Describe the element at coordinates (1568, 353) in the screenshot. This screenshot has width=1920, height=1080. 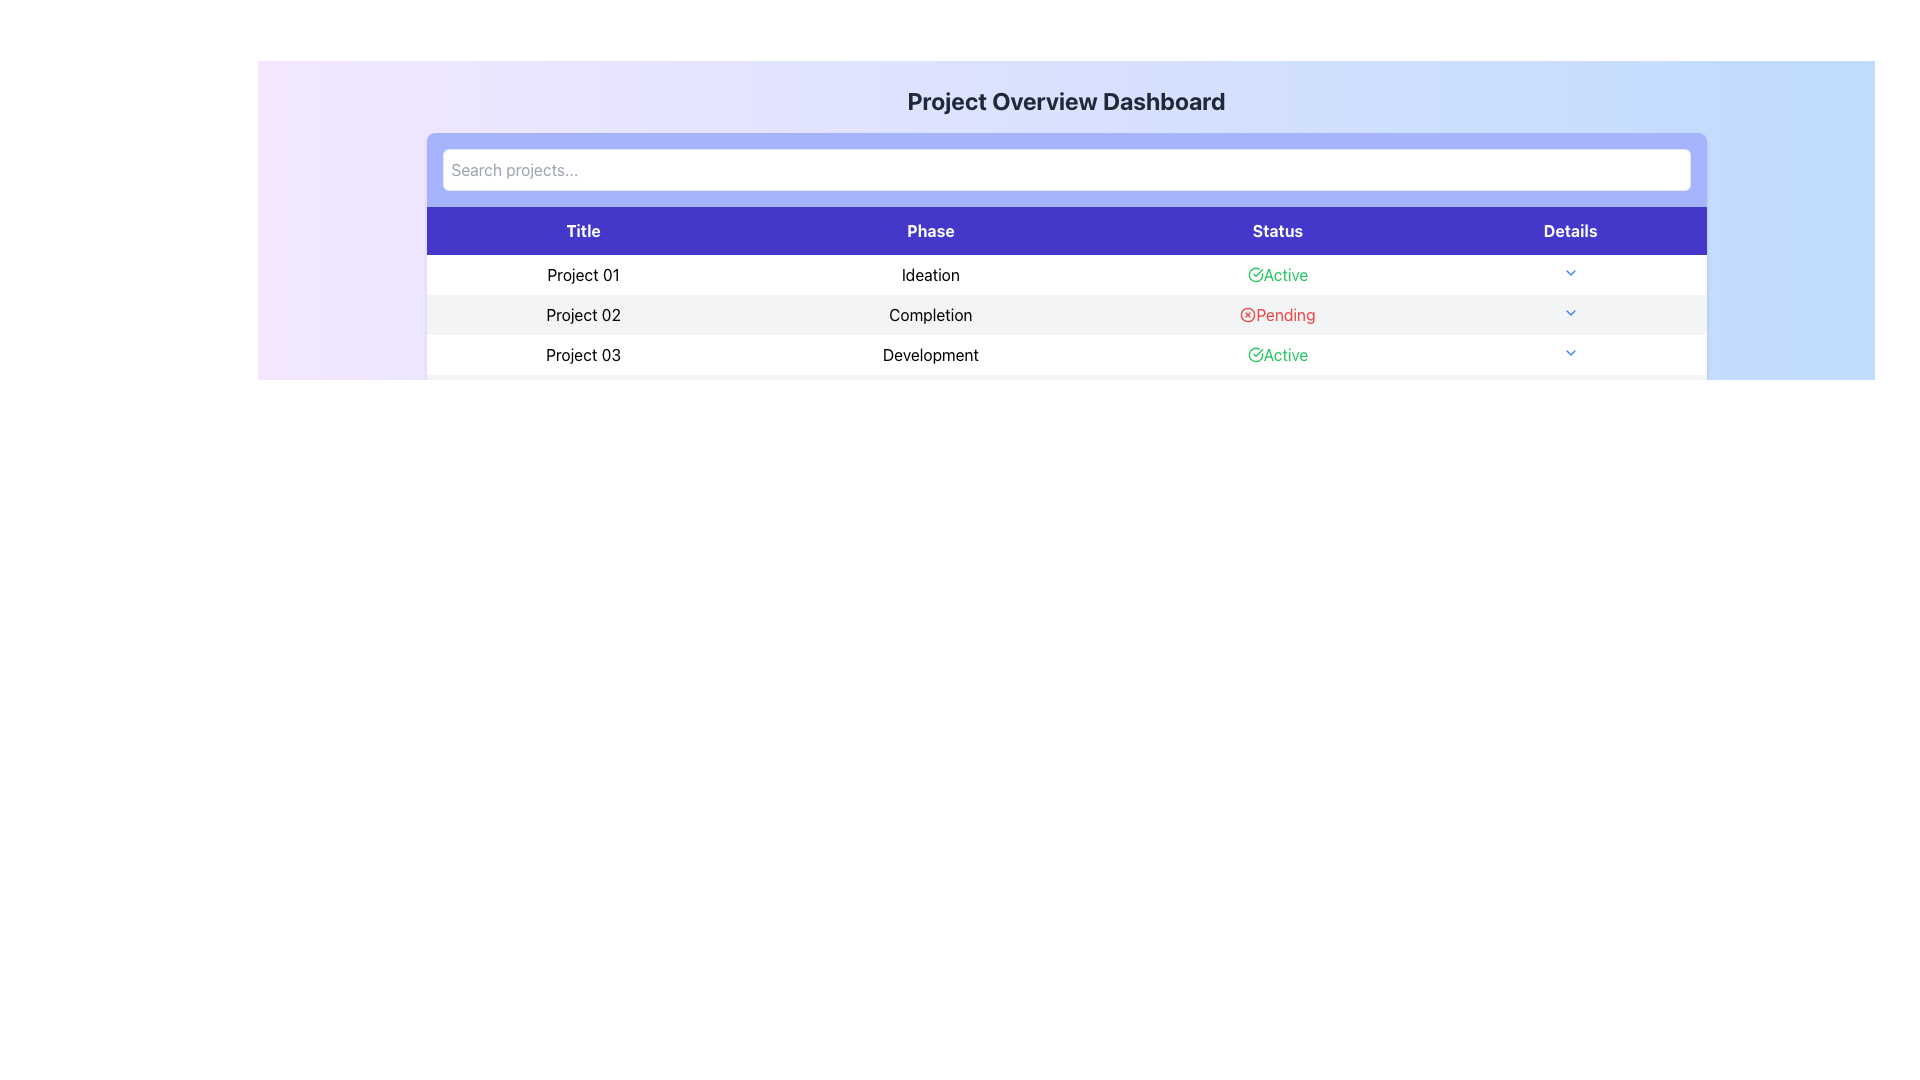
I see `the blue downward arrow icon` at that location.